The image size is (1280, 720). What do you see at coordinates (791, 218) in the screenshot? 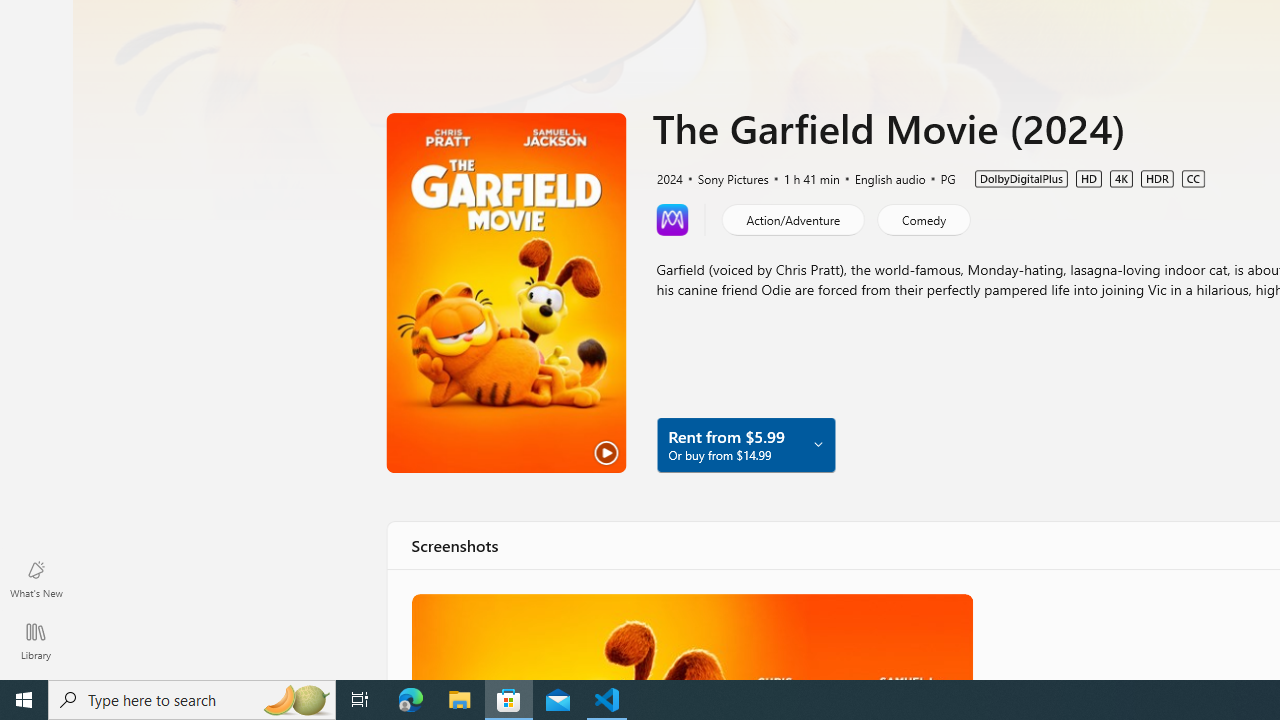
I see `'Action/Adventure'` at bounding box center [791, 218].